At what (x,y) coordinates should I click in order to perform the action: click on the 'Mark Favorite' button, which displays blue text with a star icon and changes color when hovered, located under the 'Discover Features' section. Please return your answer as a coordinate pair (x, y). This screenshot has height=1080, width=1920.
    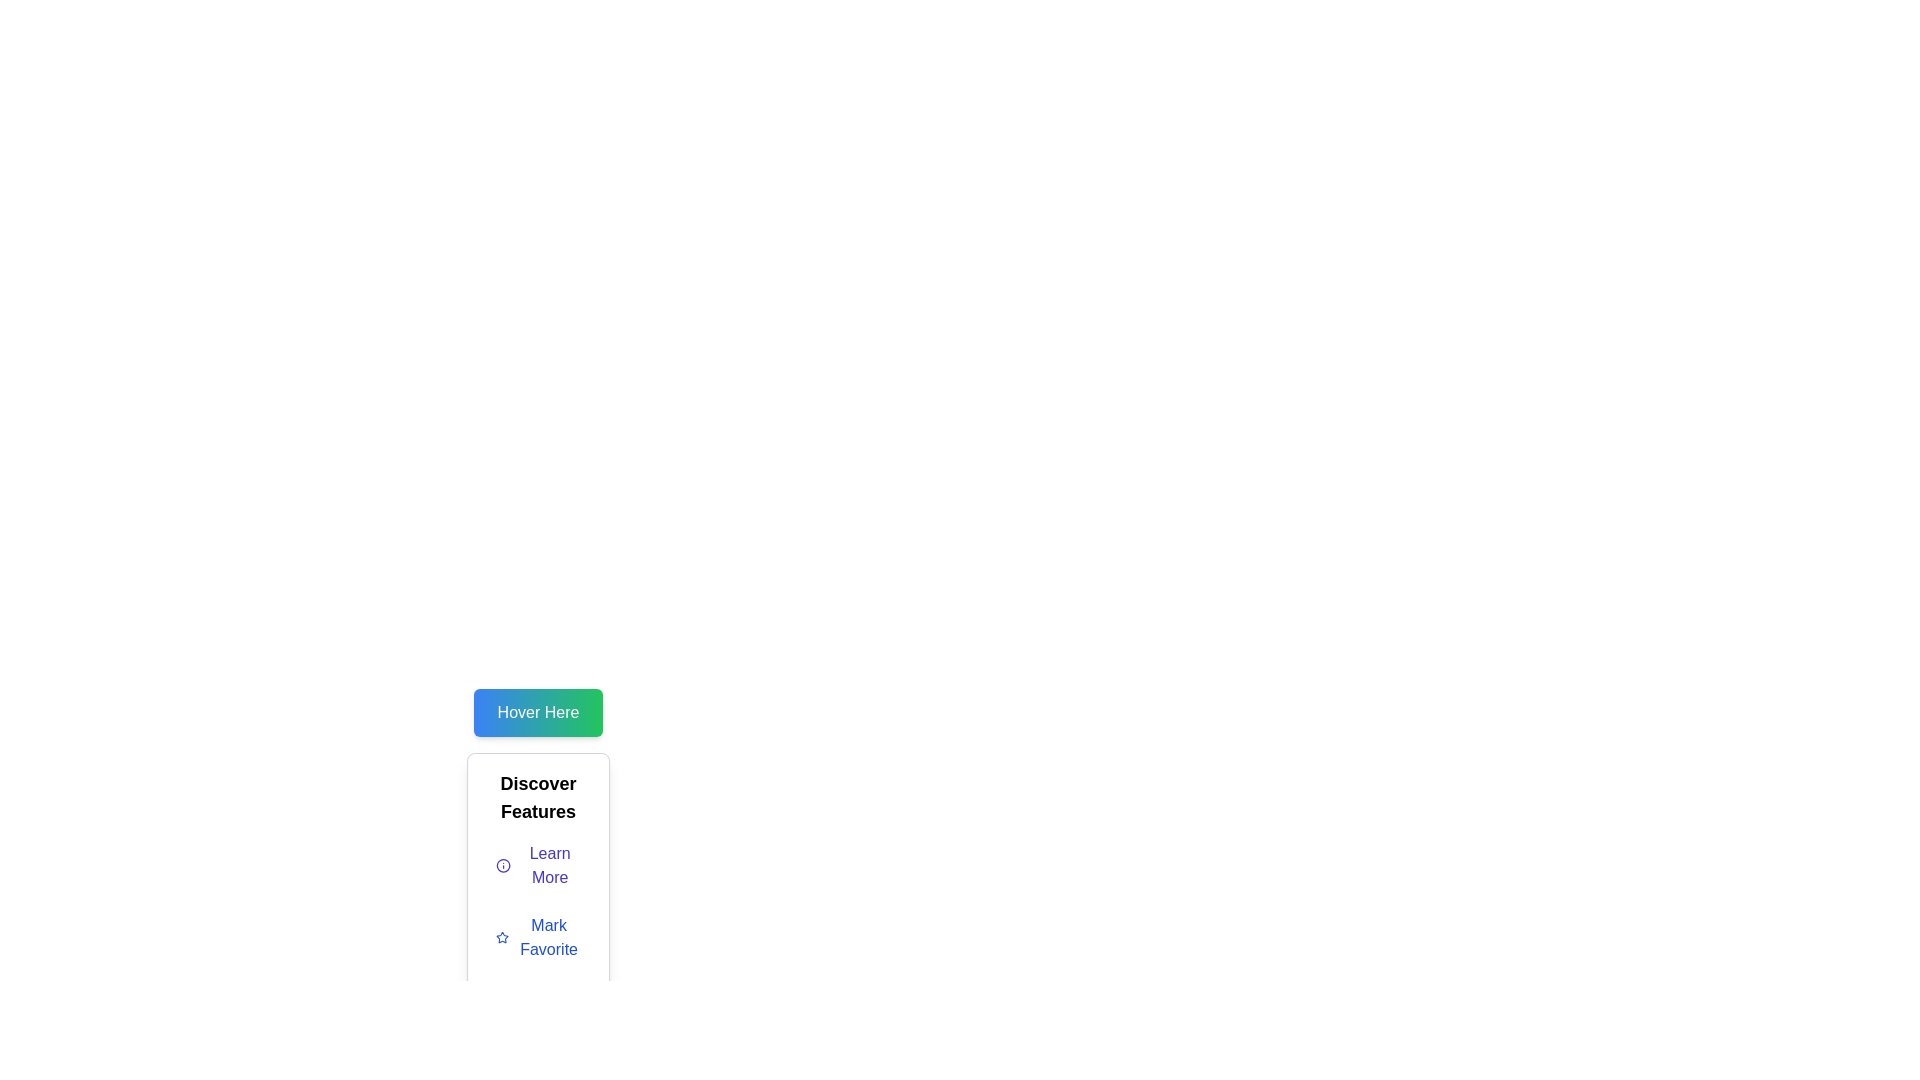
    Looking at the image, I should click on (538, 937).